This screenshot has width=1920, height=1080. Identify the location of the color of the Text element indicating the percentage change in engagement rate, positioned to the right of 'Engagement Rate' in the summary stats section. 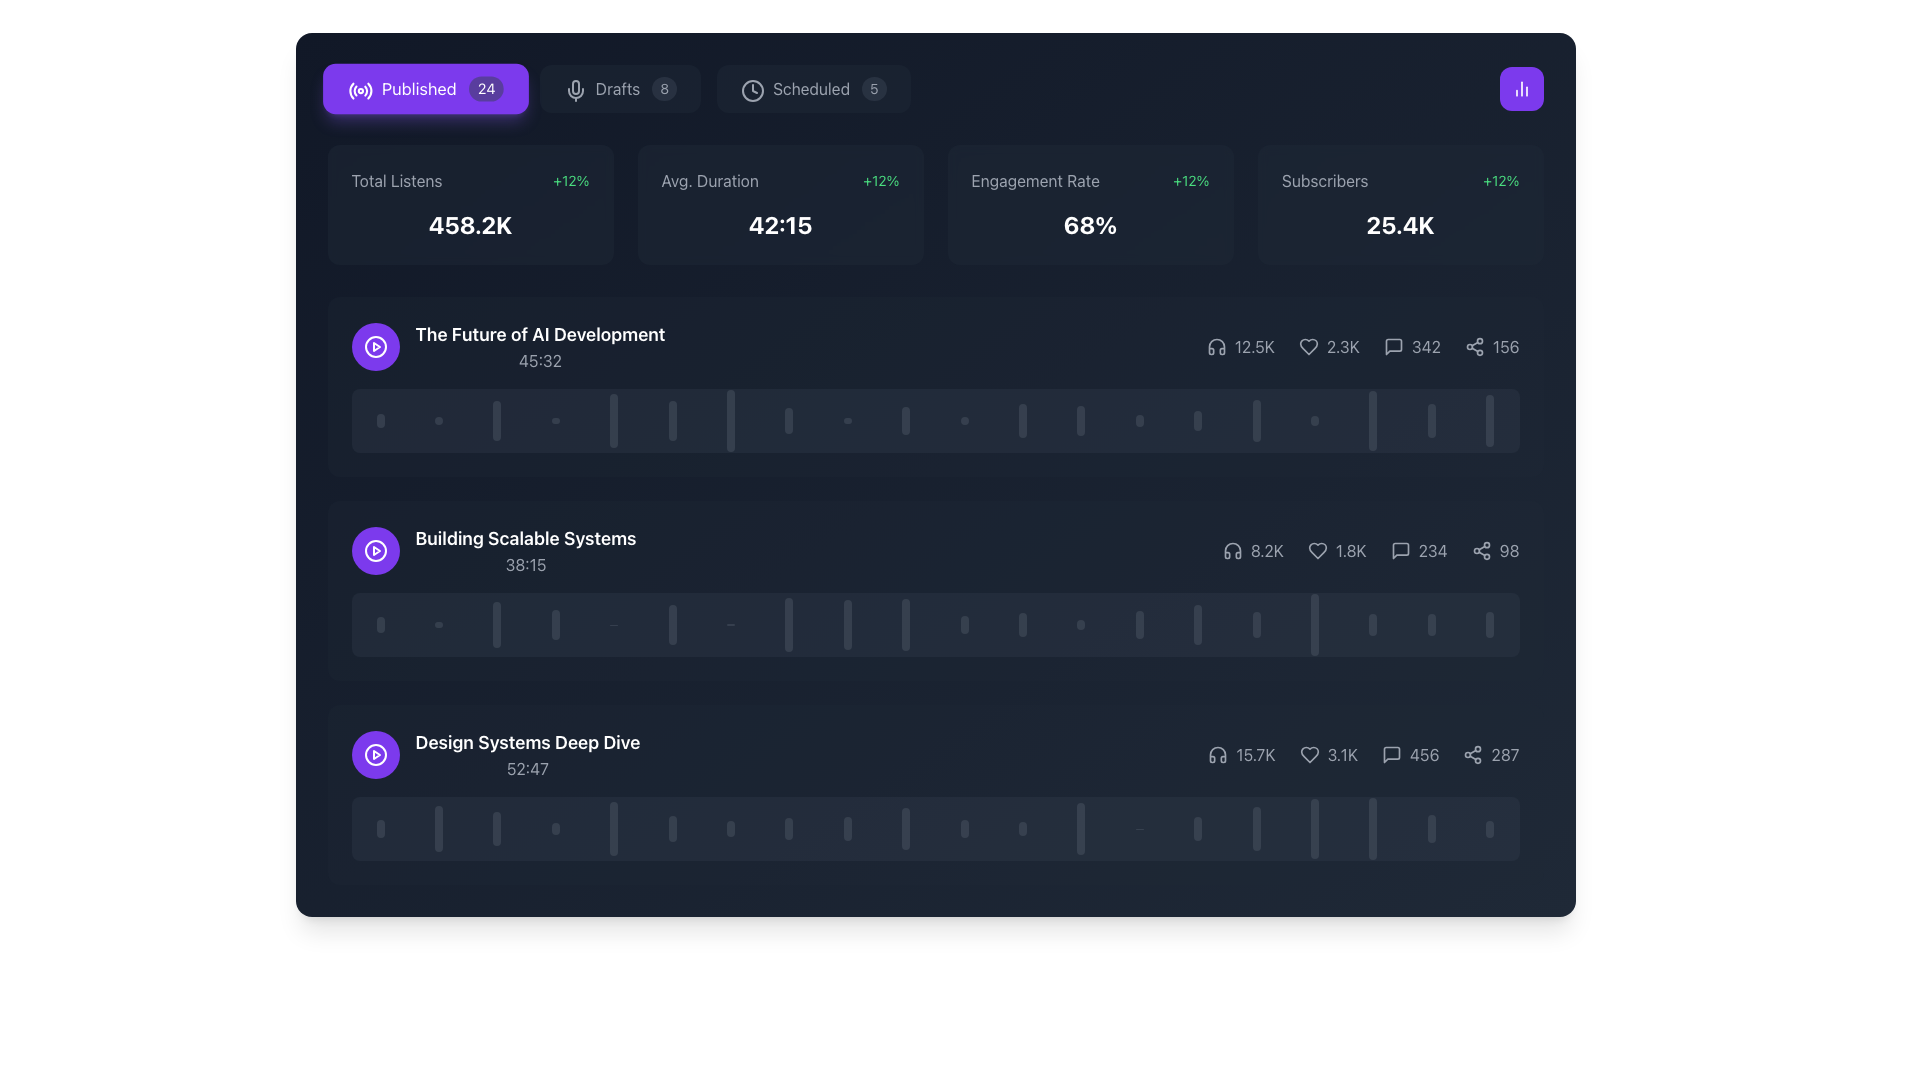
(1191, 181).